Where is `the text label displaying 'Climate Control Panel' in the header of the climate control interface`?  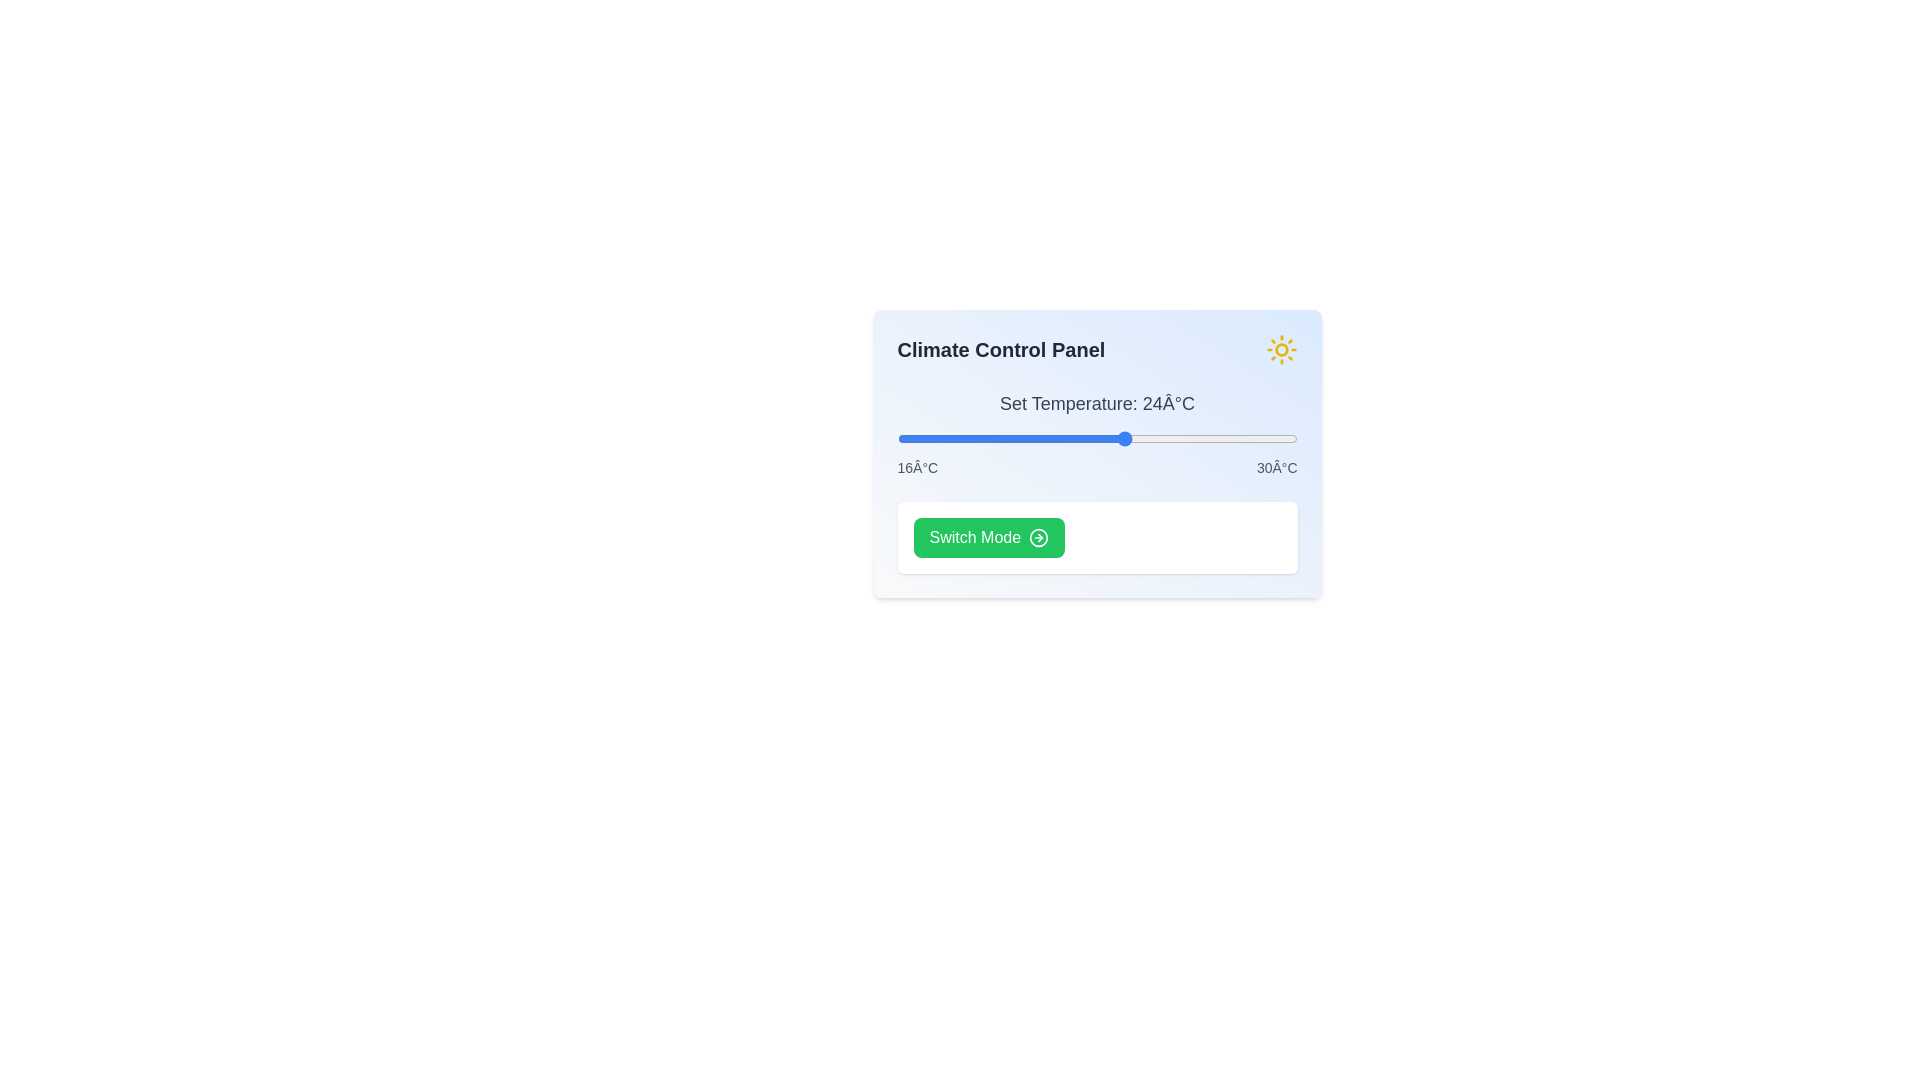
the text label displaying 'Climate Control Panel' in the header of the climate control interface is located at coordinates (1001, 349).